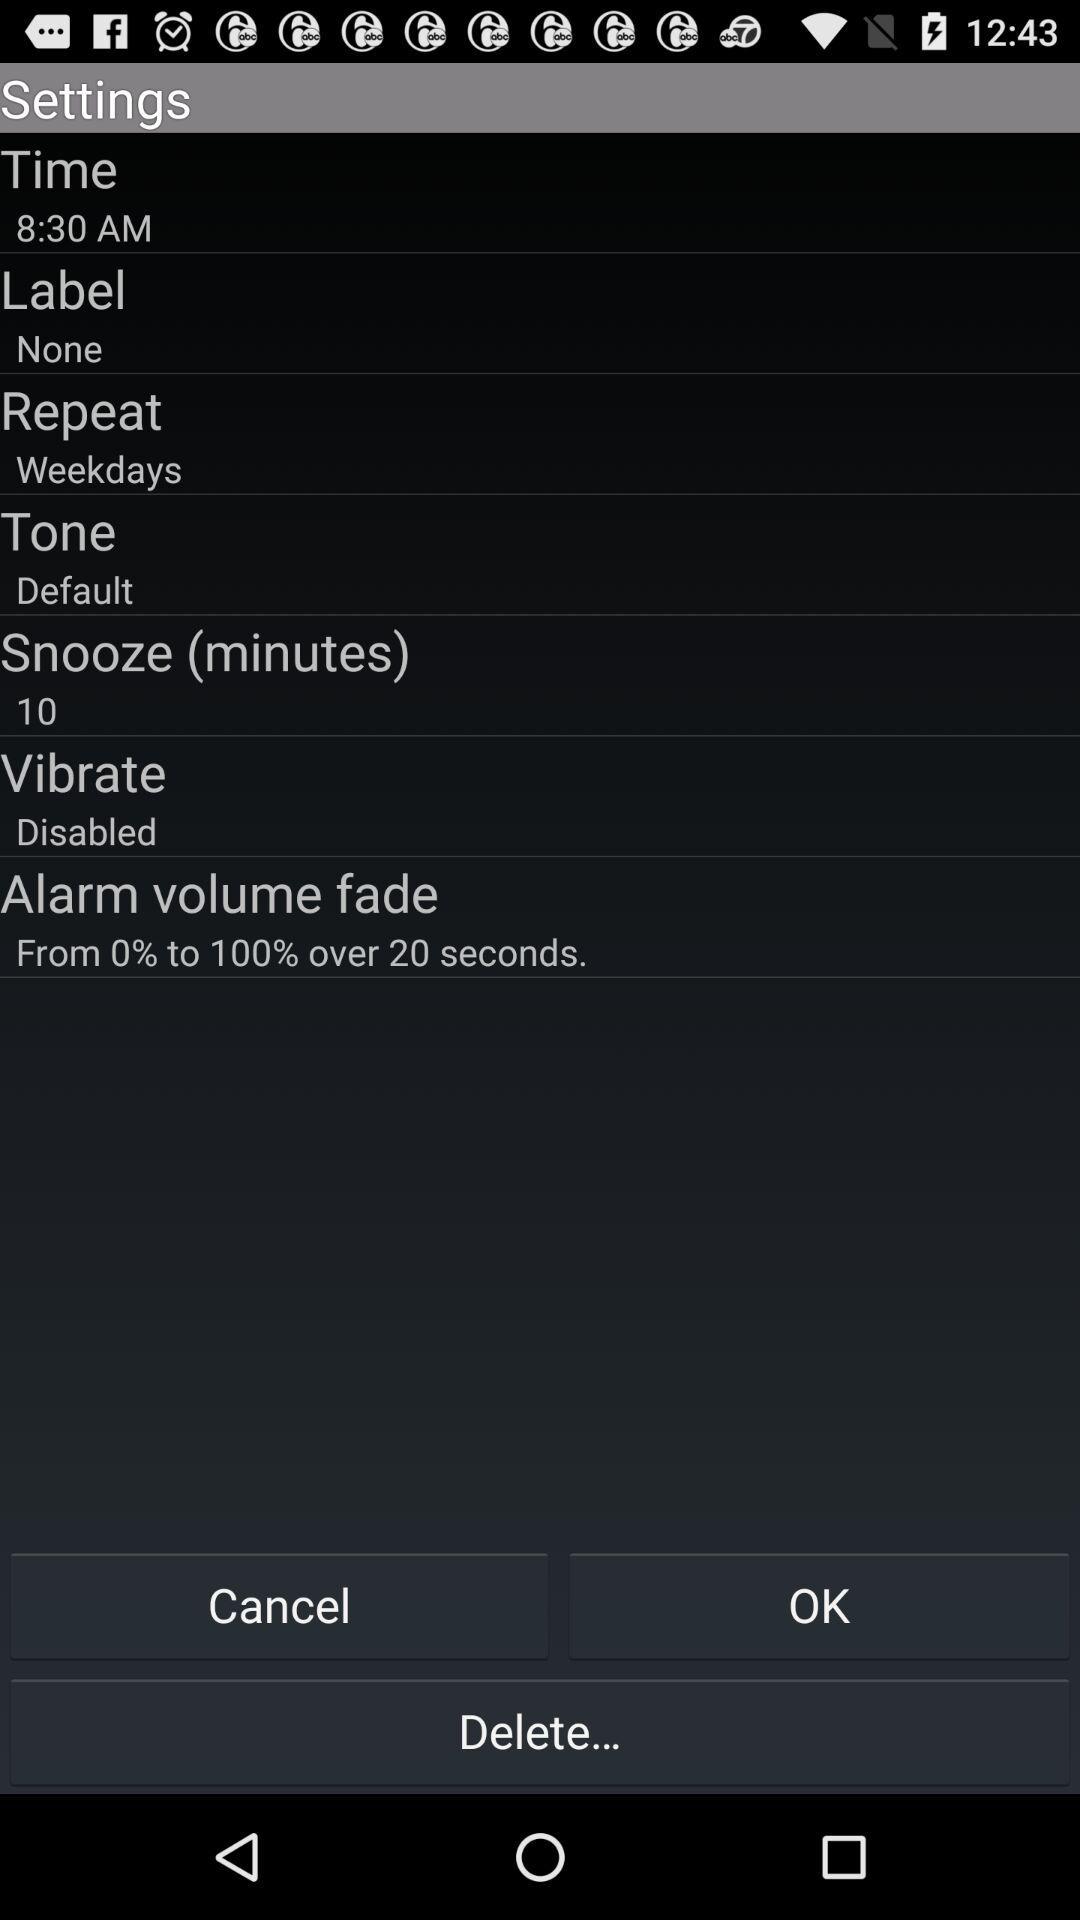 The width and height of the screenshot is (1080, 1920). What do you see at coordinates (819, 1604) in the screenshot?
I see `ok icon` at bounding box center [819, 1604].